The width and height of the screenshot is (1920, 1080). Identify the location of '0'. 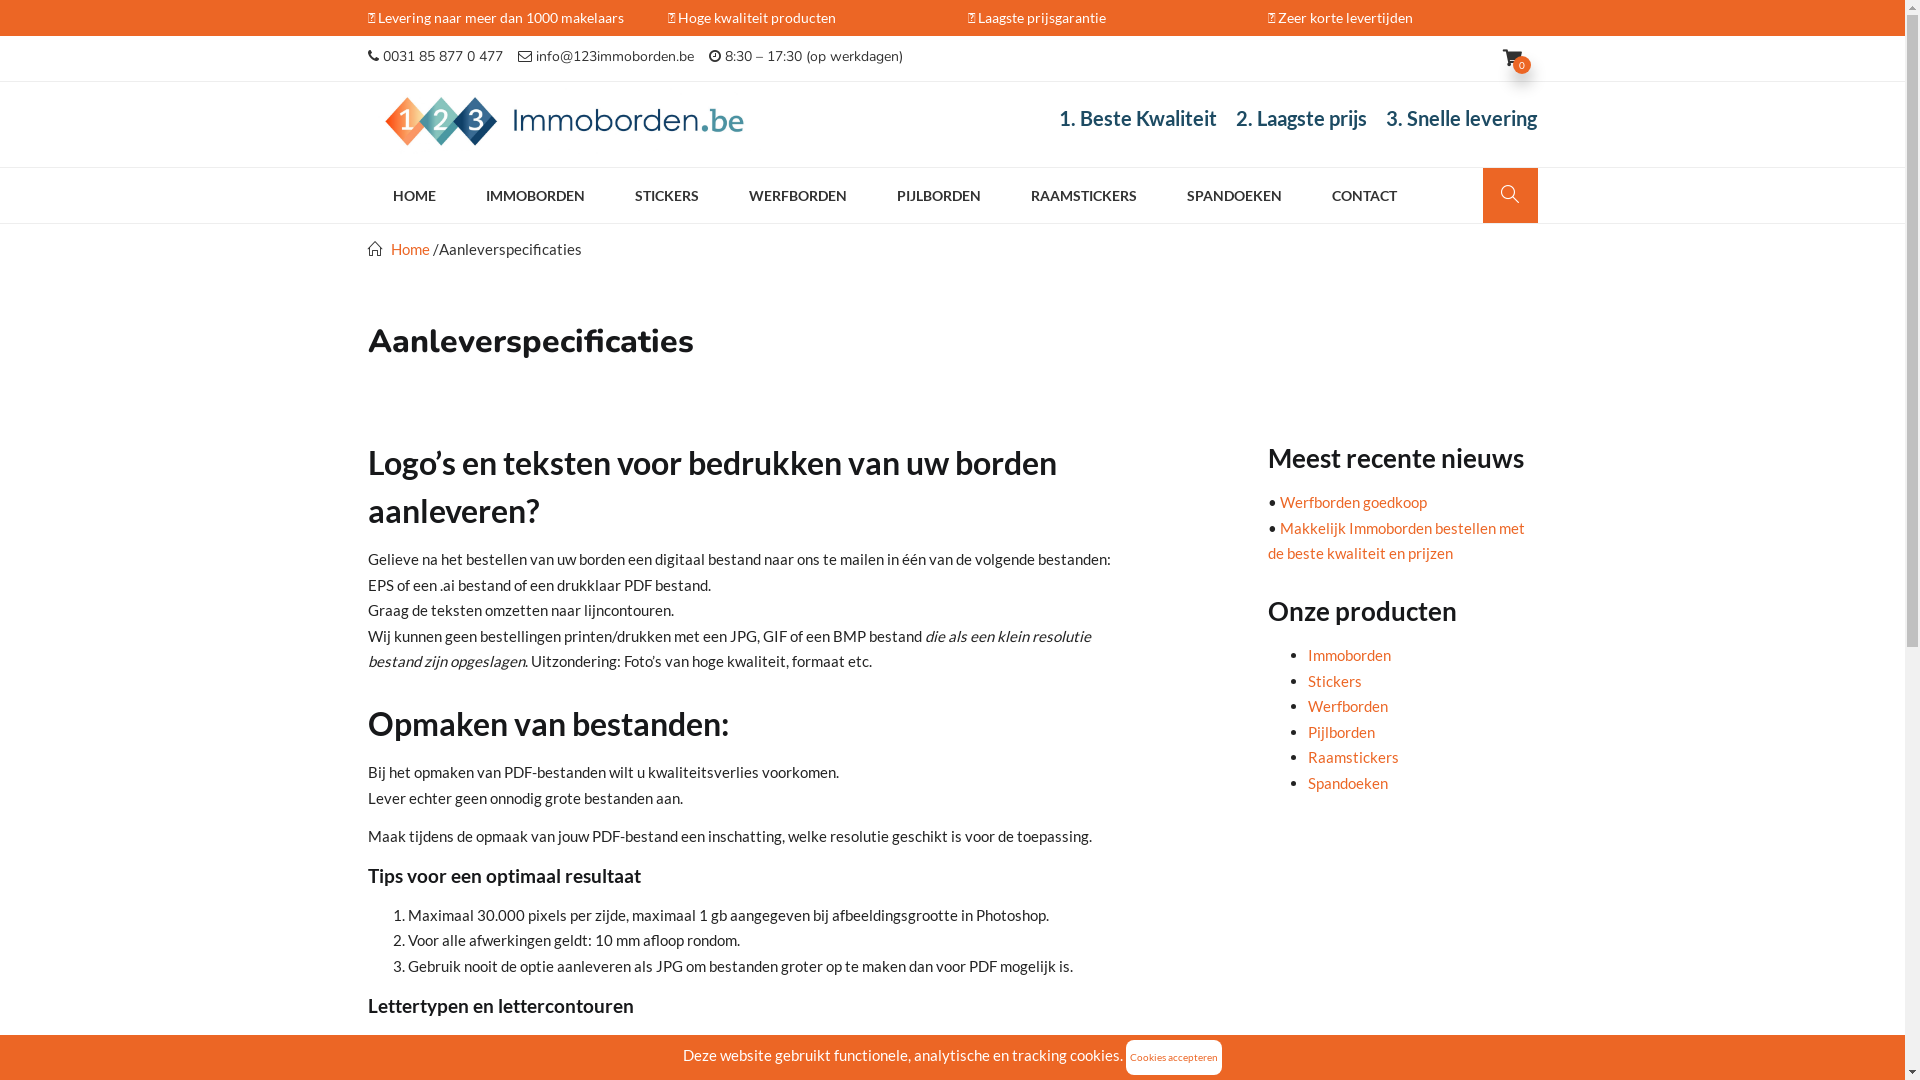
(1520, 56).